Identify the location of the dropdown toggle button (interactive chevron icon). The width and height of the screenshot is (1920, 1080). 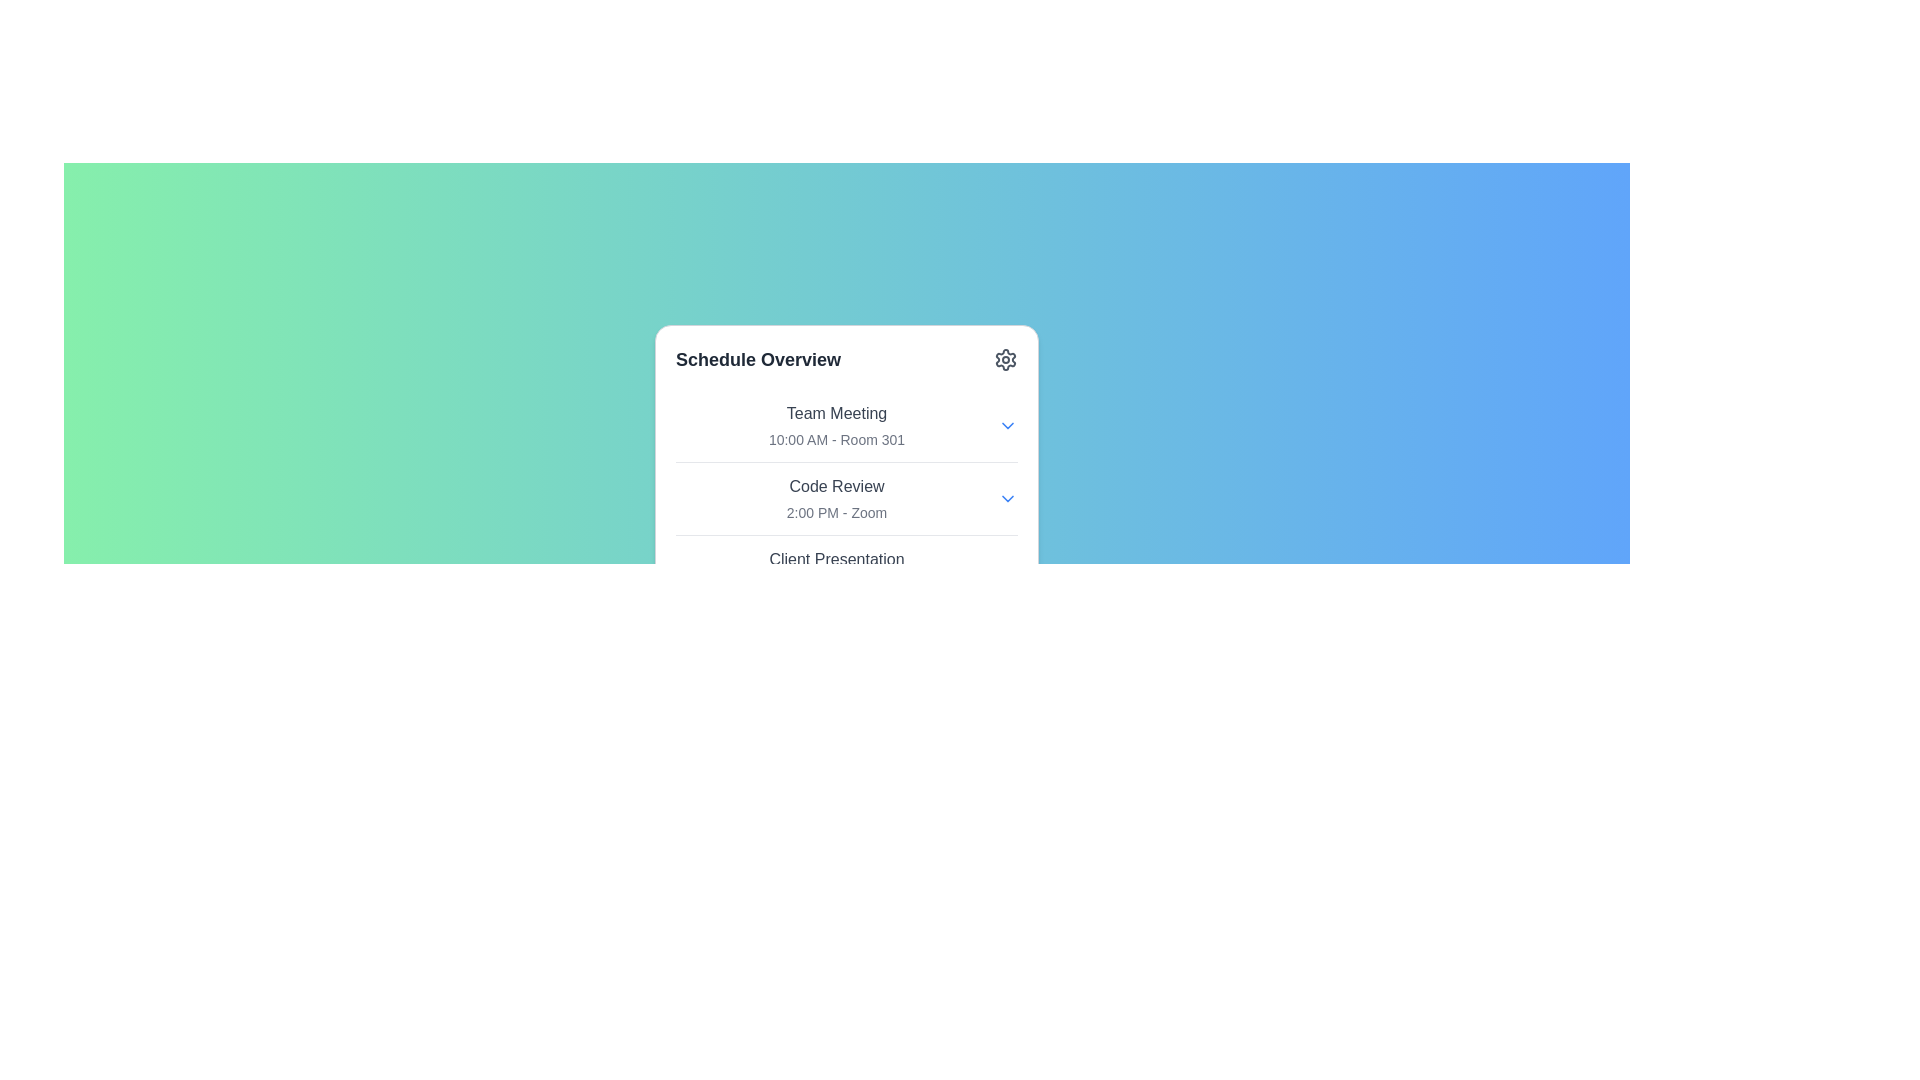
(1008, 497).